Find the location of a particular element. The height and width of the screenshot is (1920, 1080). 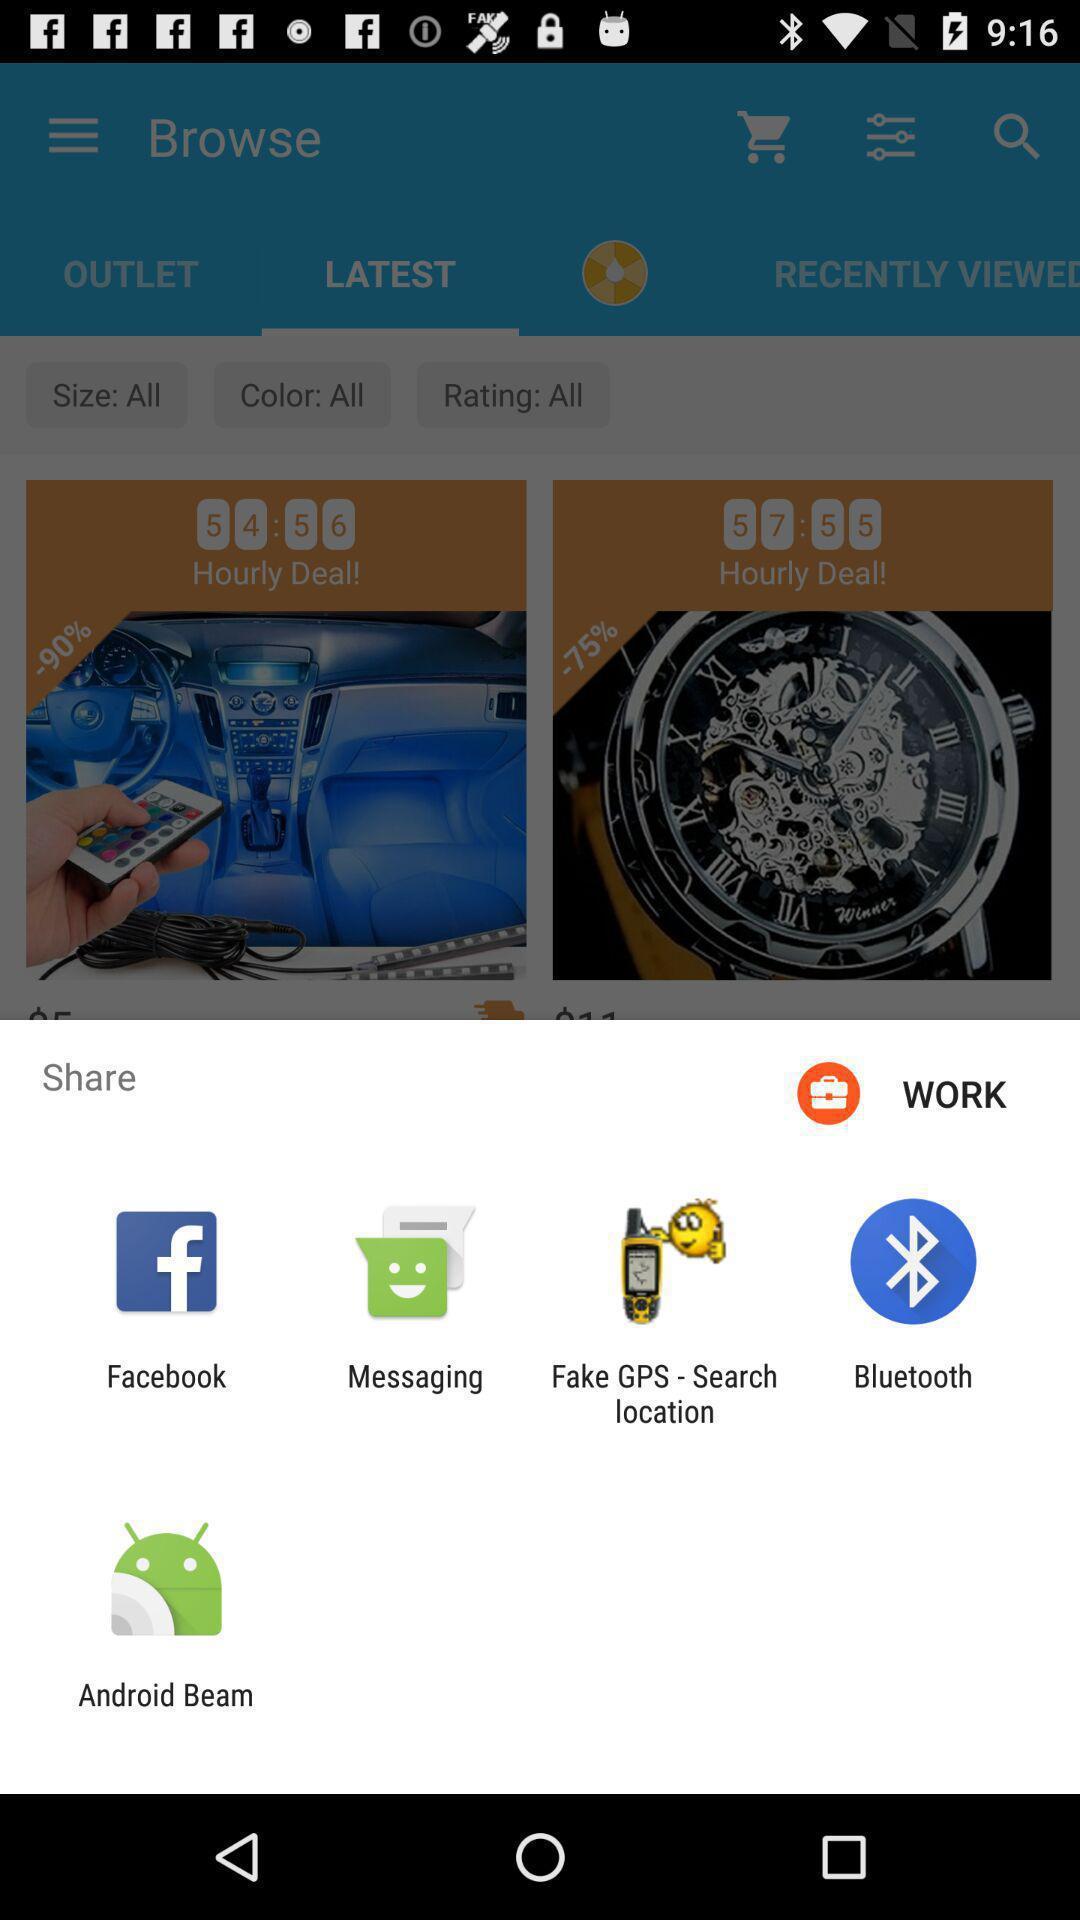

app to the left of fake gps search icon is located at coordinates (414, 1392).